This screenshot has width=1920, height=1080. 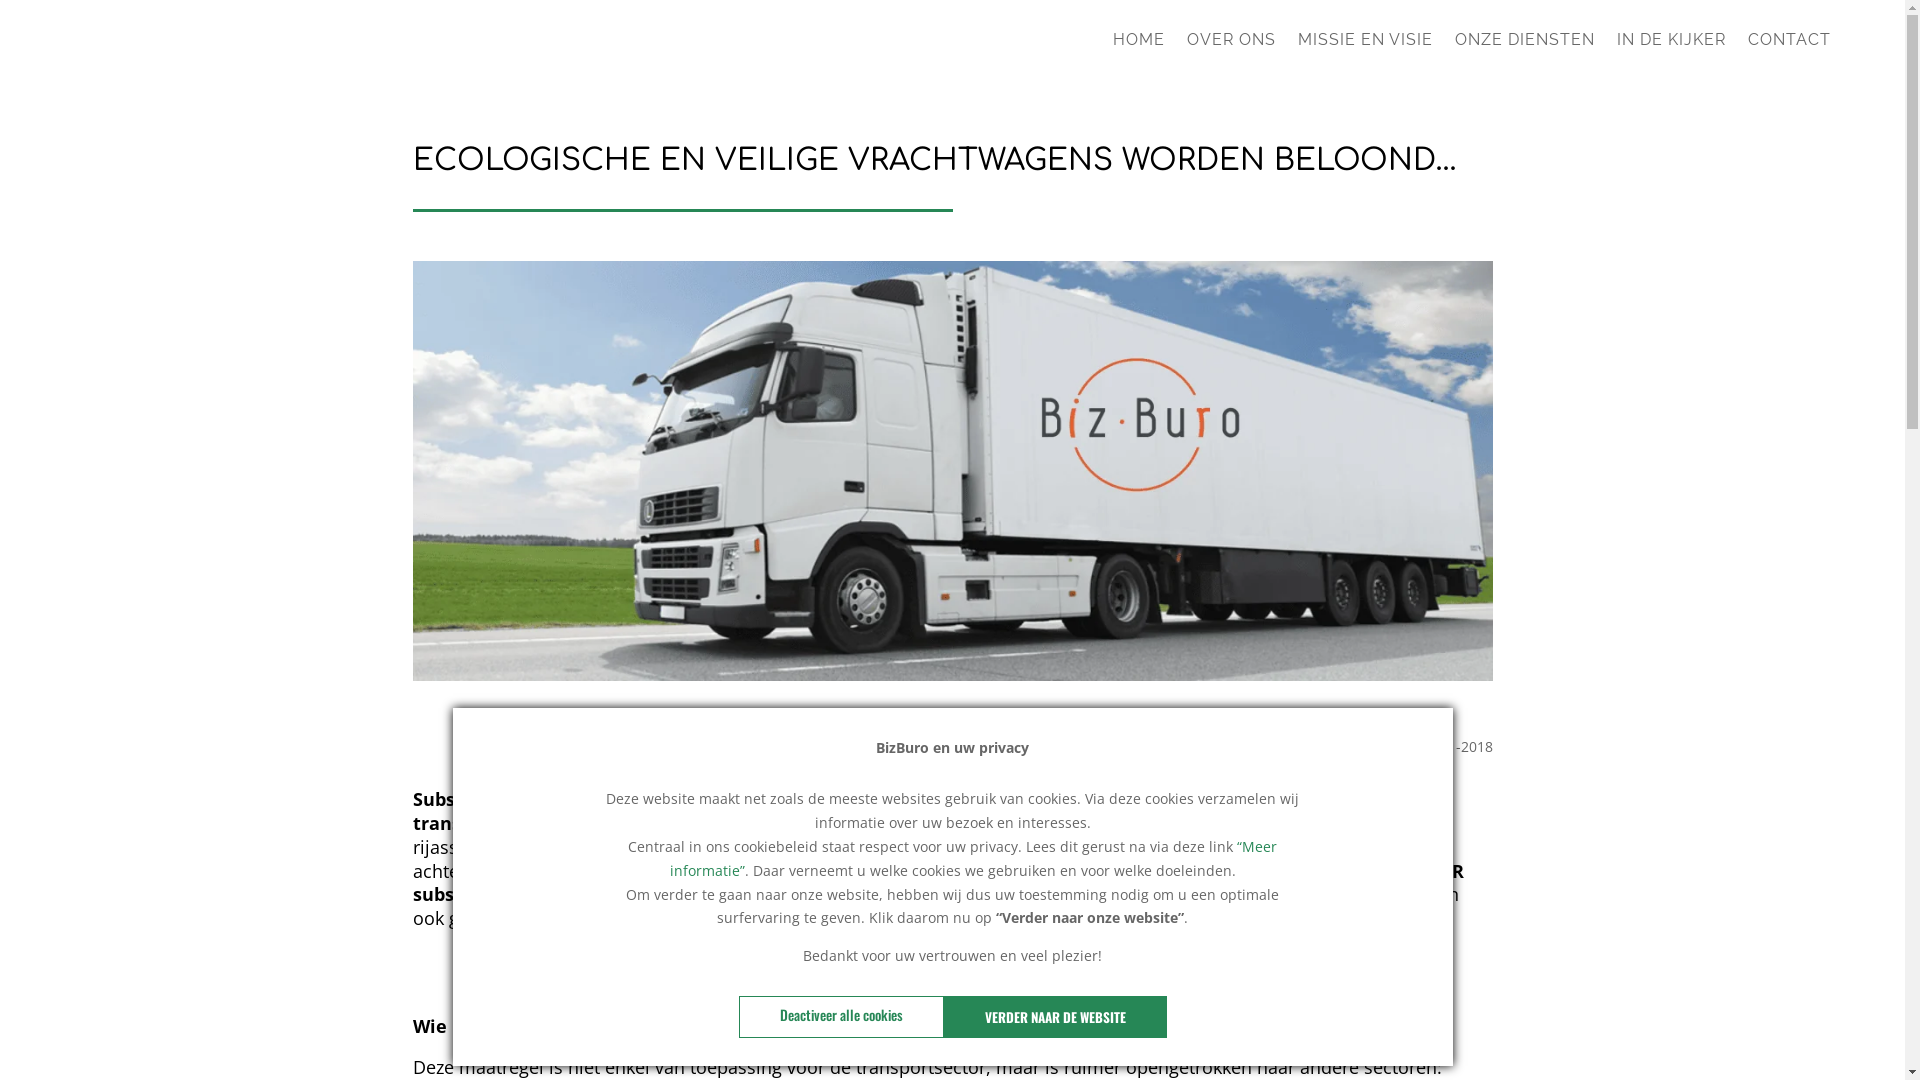 What do you see at coordinates (1671, 46) in the screenshot?
I see `'IN DE KIJKER'` at bounding box center [1671, 46].